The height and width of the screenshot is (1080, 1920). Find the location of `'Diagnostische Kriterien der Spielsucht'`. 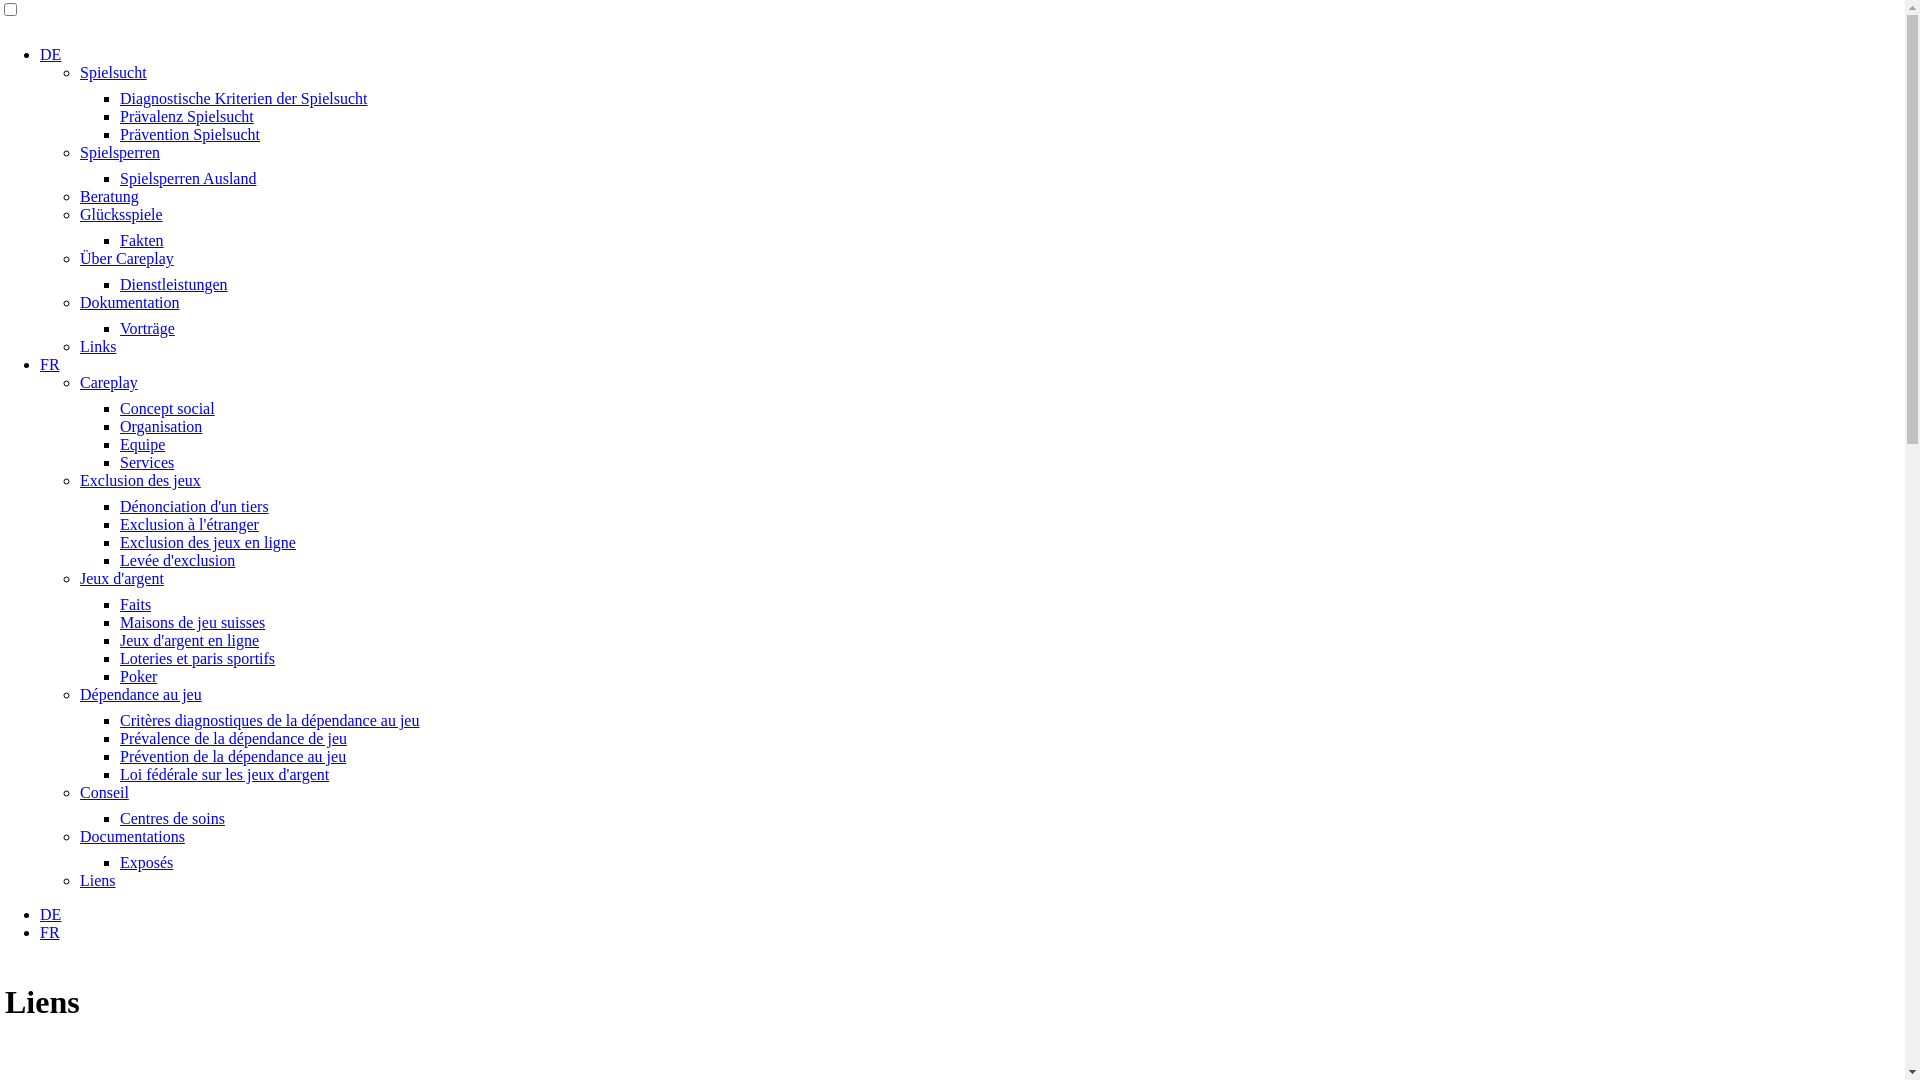

'Diagnostische Kriterien der Spielsucht' is located at coordinates (243, 98).